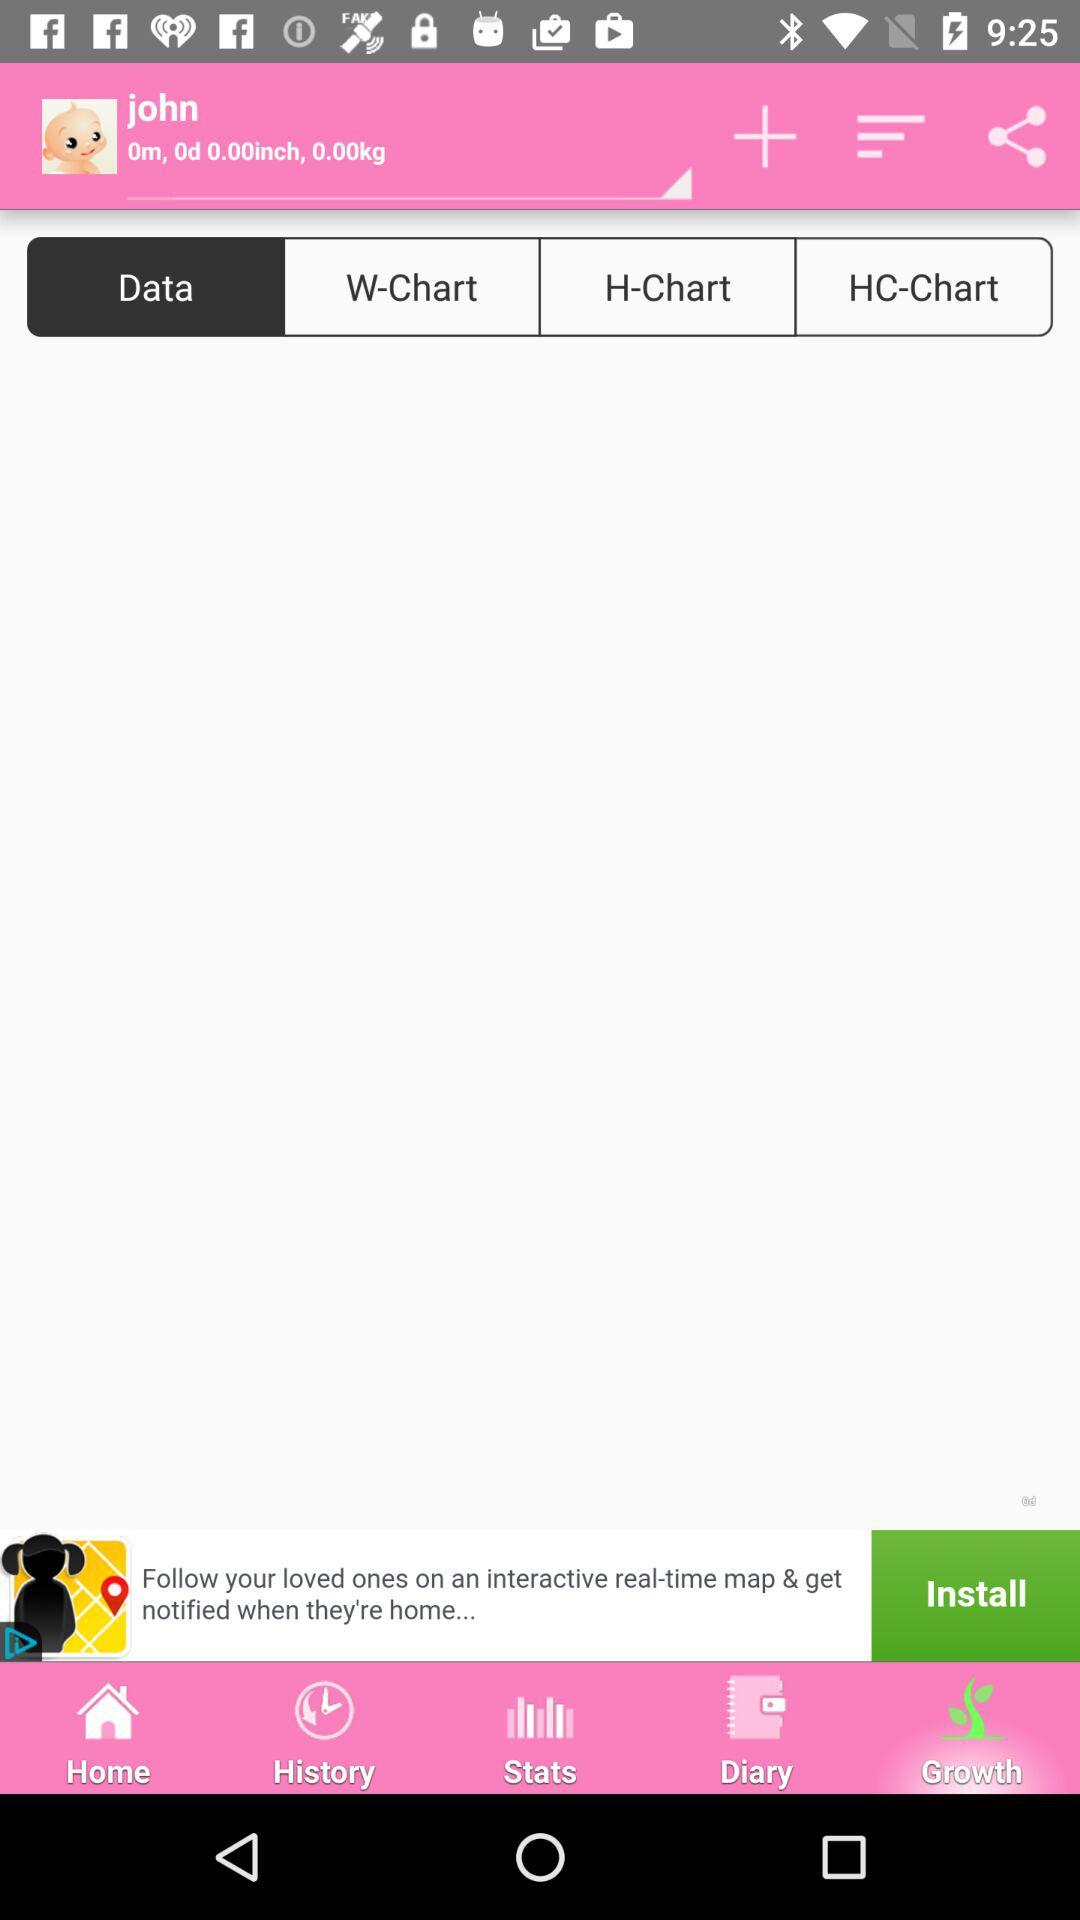 The height and width of the screenshot is (1920, 1080). I want to click on app space, so click(540, 945).